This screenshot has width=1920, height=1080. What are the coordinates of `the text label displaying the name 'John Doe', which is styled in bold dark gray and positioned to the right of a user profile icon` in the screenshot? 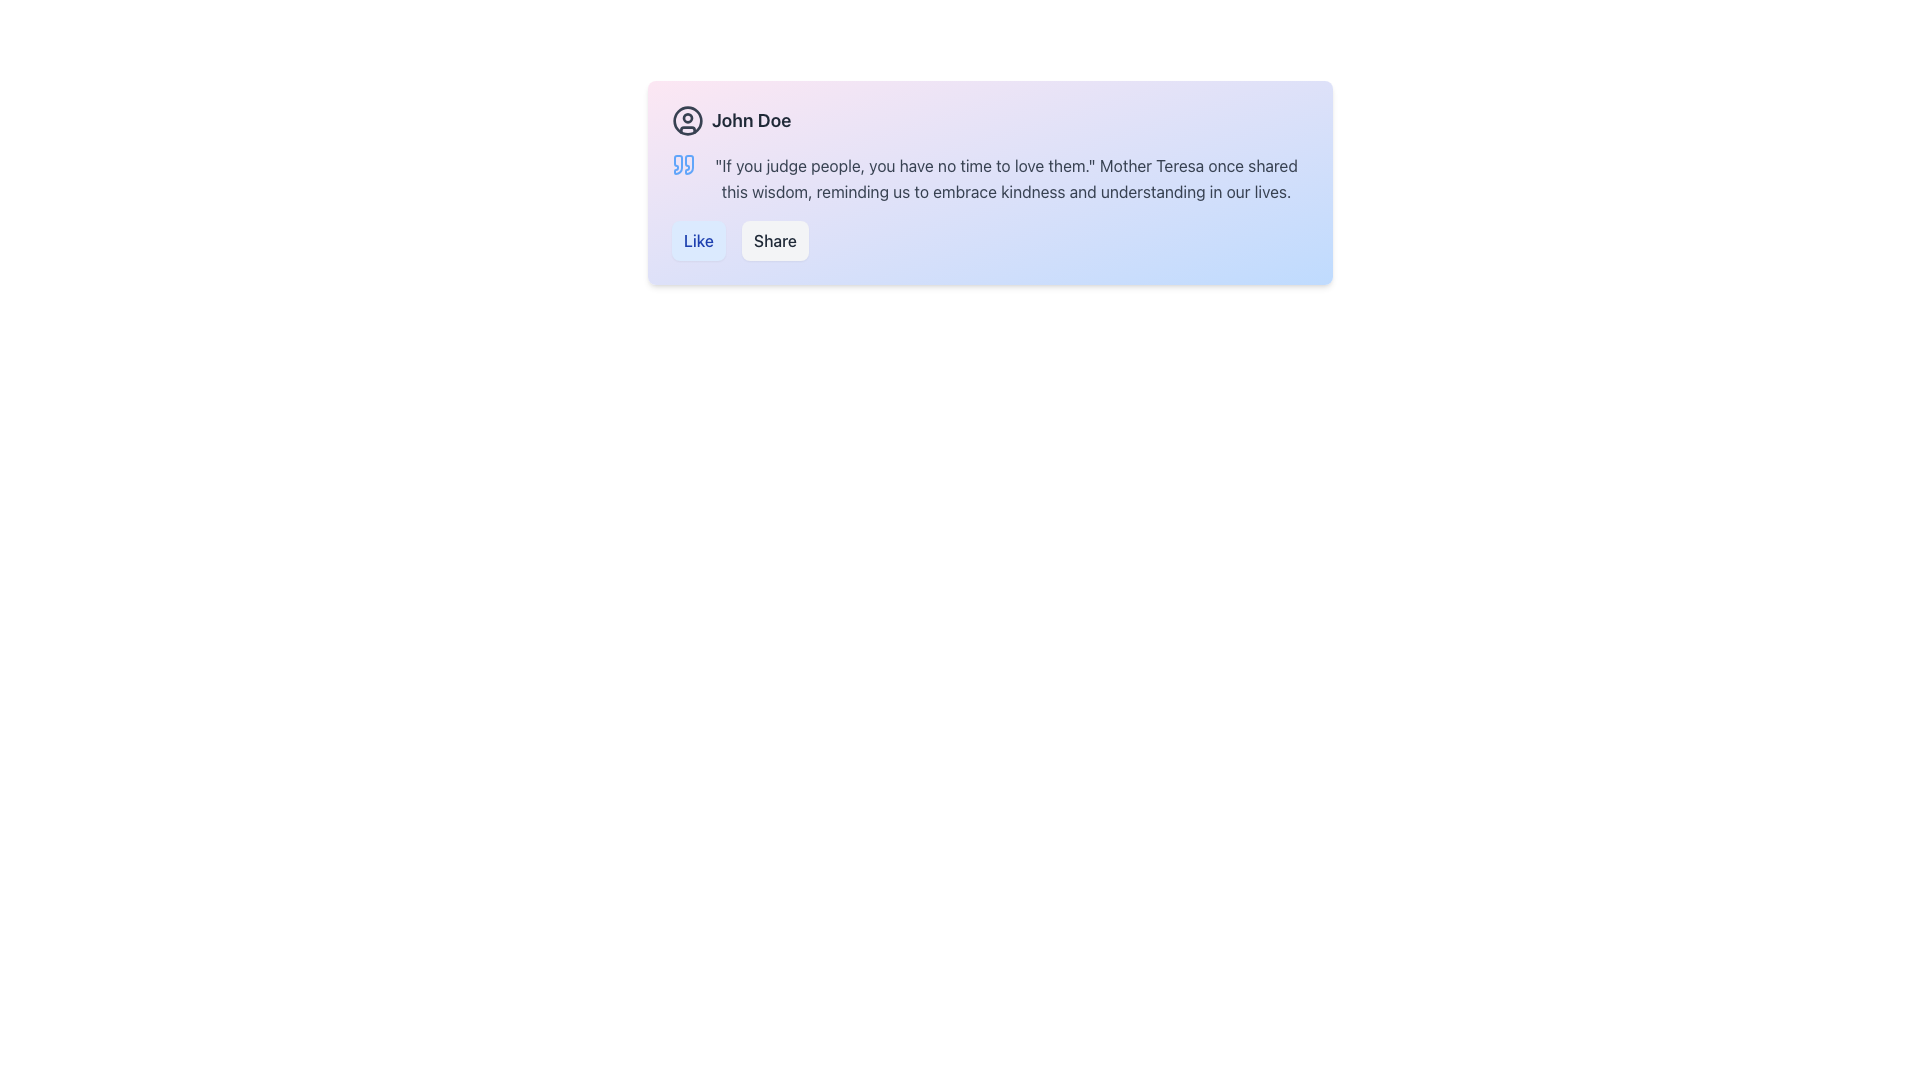 It's located at (750, 120).